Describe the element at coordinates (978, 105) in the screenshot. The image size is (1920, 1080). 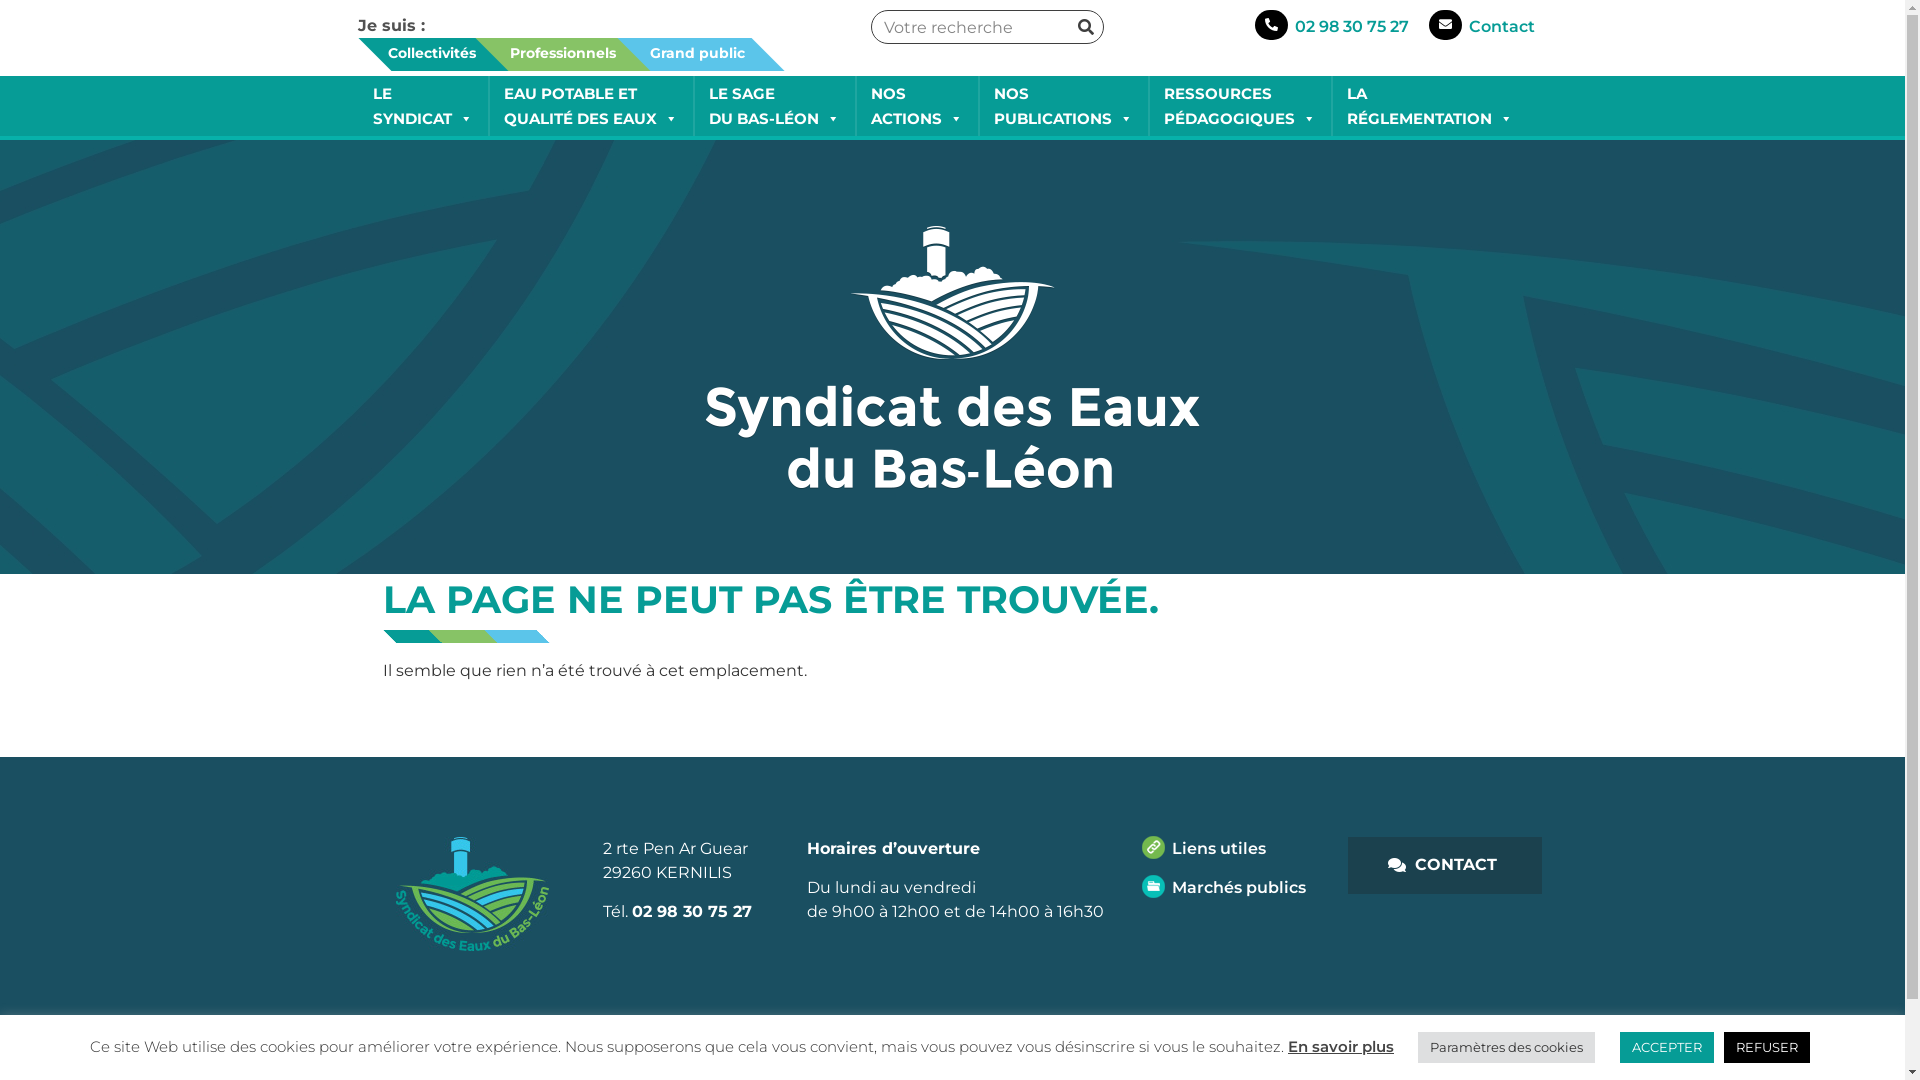
I see `'NOS` at that location.